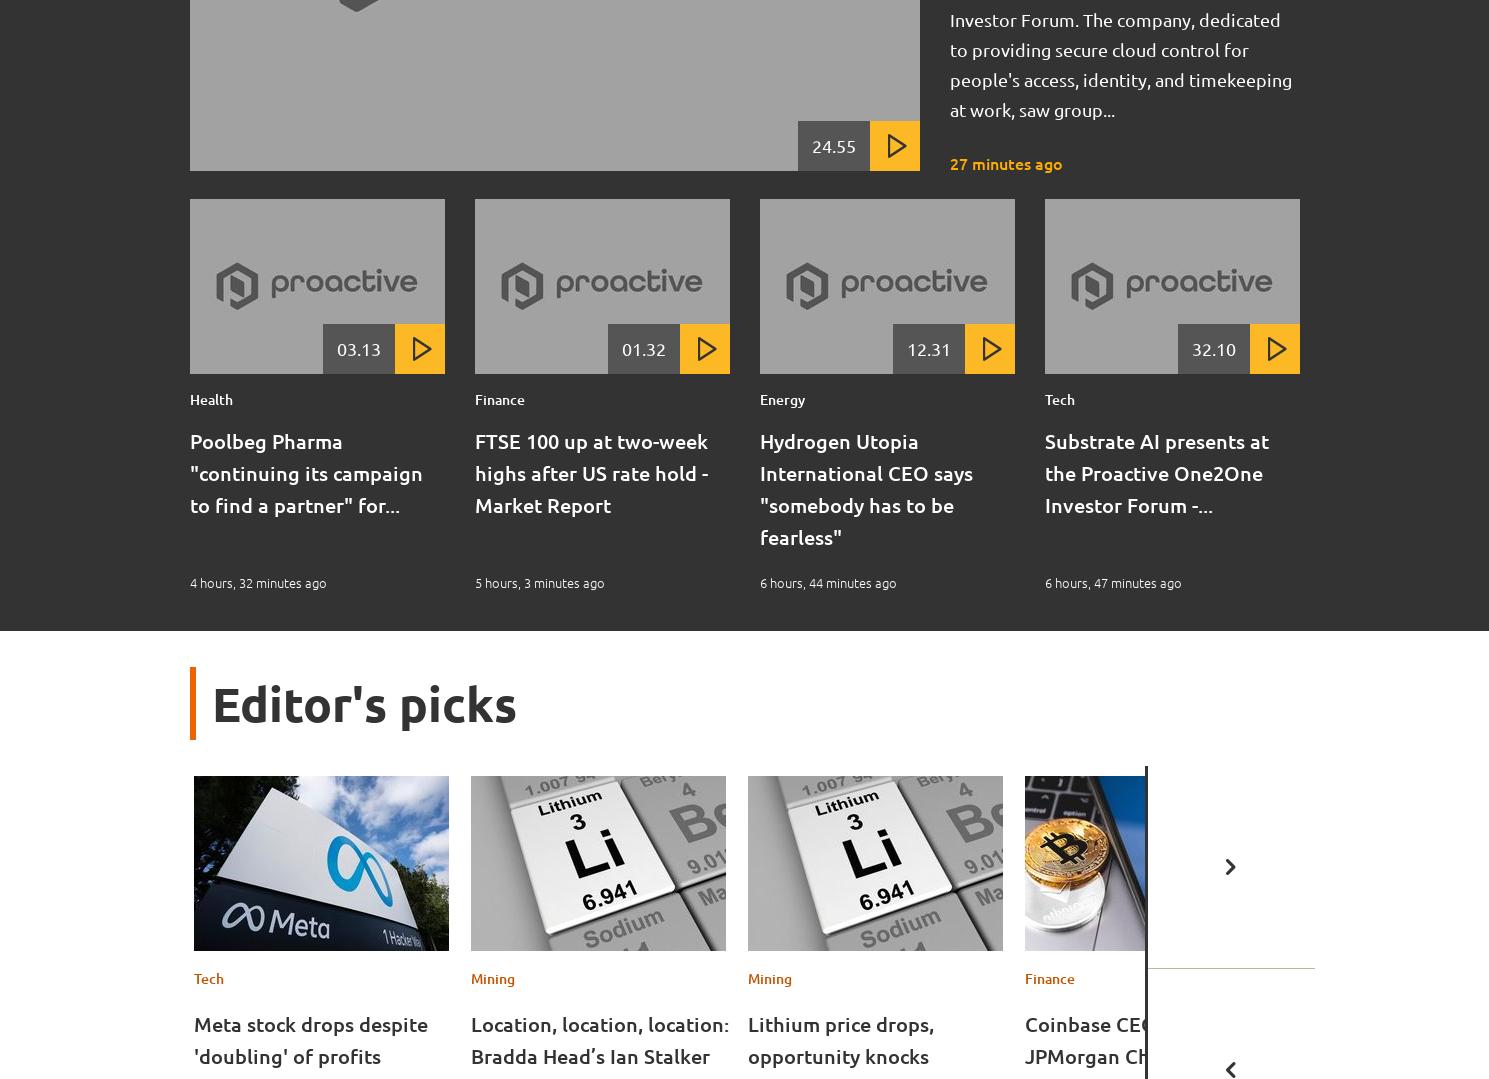 This screenshot has width=1489, height=1079. I want to click on '27 minutes ago', so click(1004, 162).